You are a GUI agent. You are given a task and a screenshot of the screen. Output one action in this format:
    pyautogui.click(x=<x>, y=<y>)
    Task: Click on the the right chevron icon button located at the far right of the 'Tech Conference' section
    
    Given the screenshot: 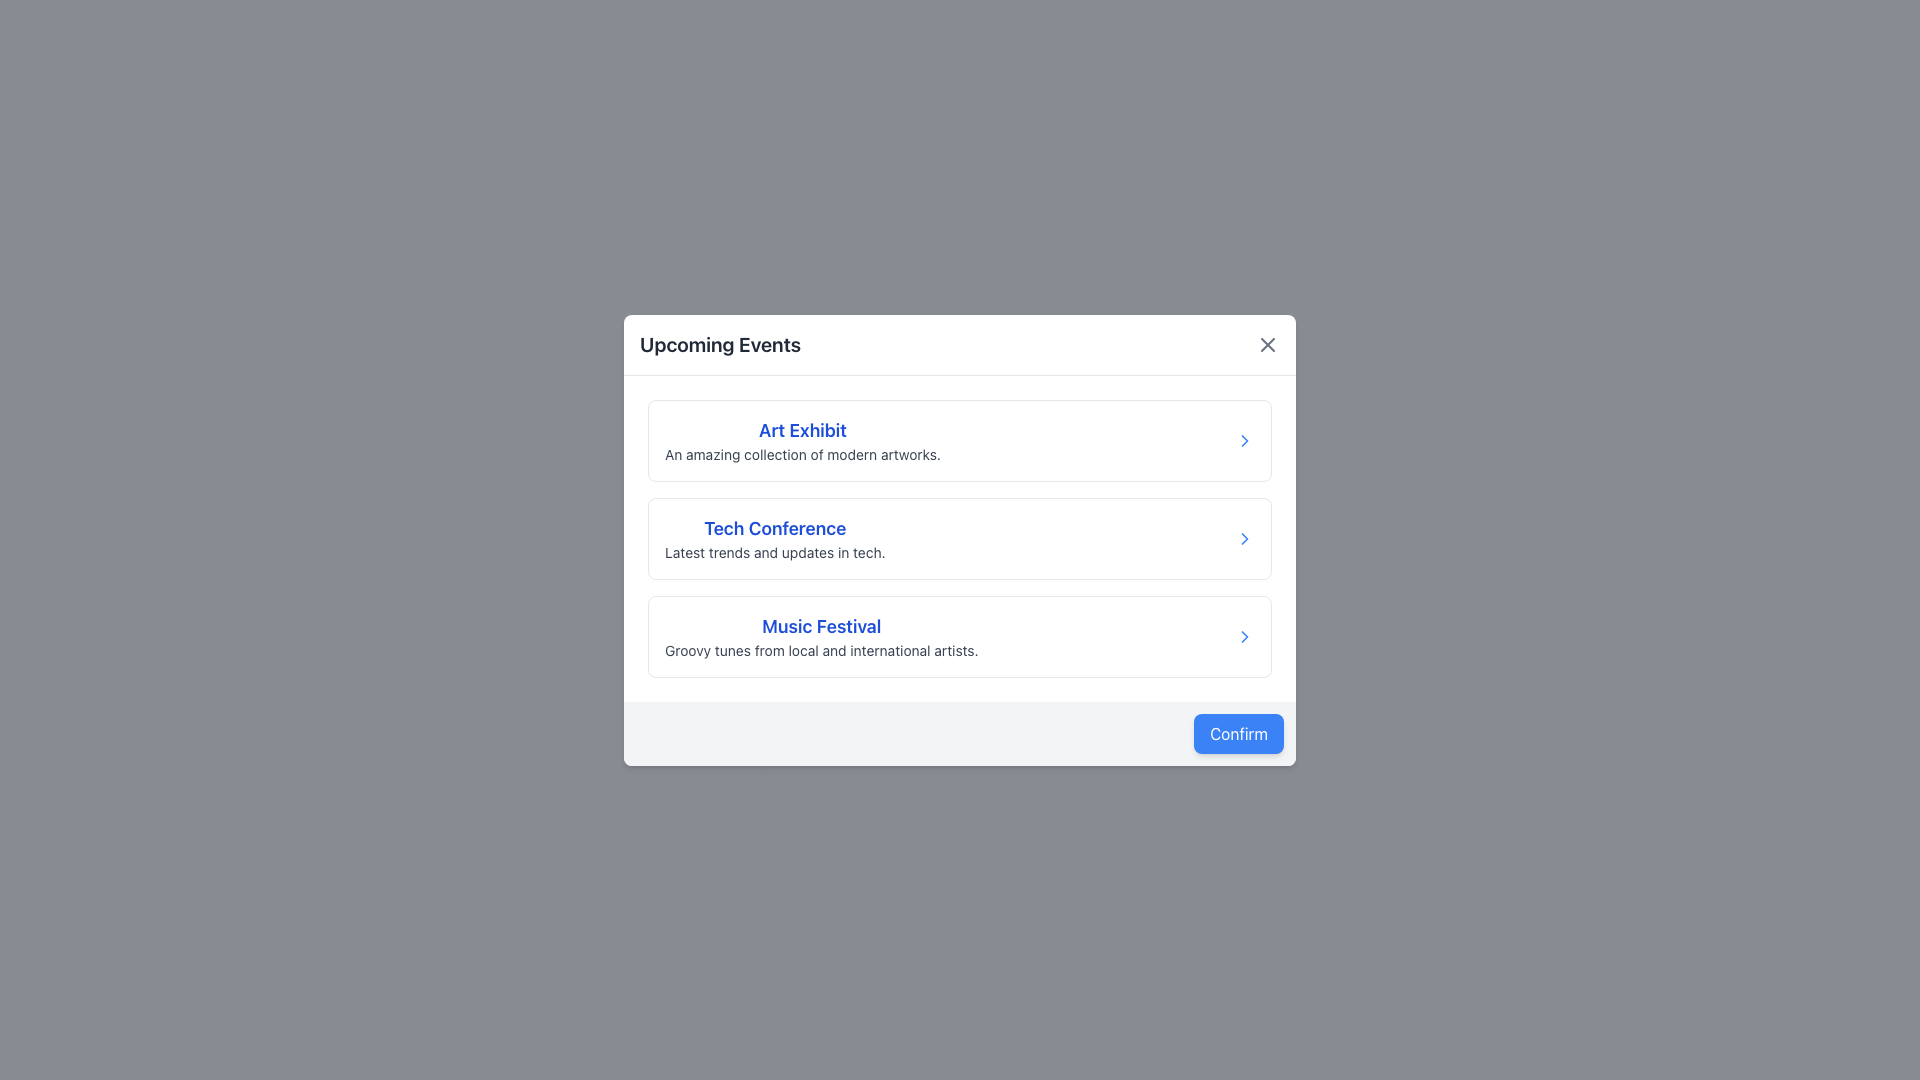 What is the action you would take?
    pyautogui.click(x=1243, y=536)
    